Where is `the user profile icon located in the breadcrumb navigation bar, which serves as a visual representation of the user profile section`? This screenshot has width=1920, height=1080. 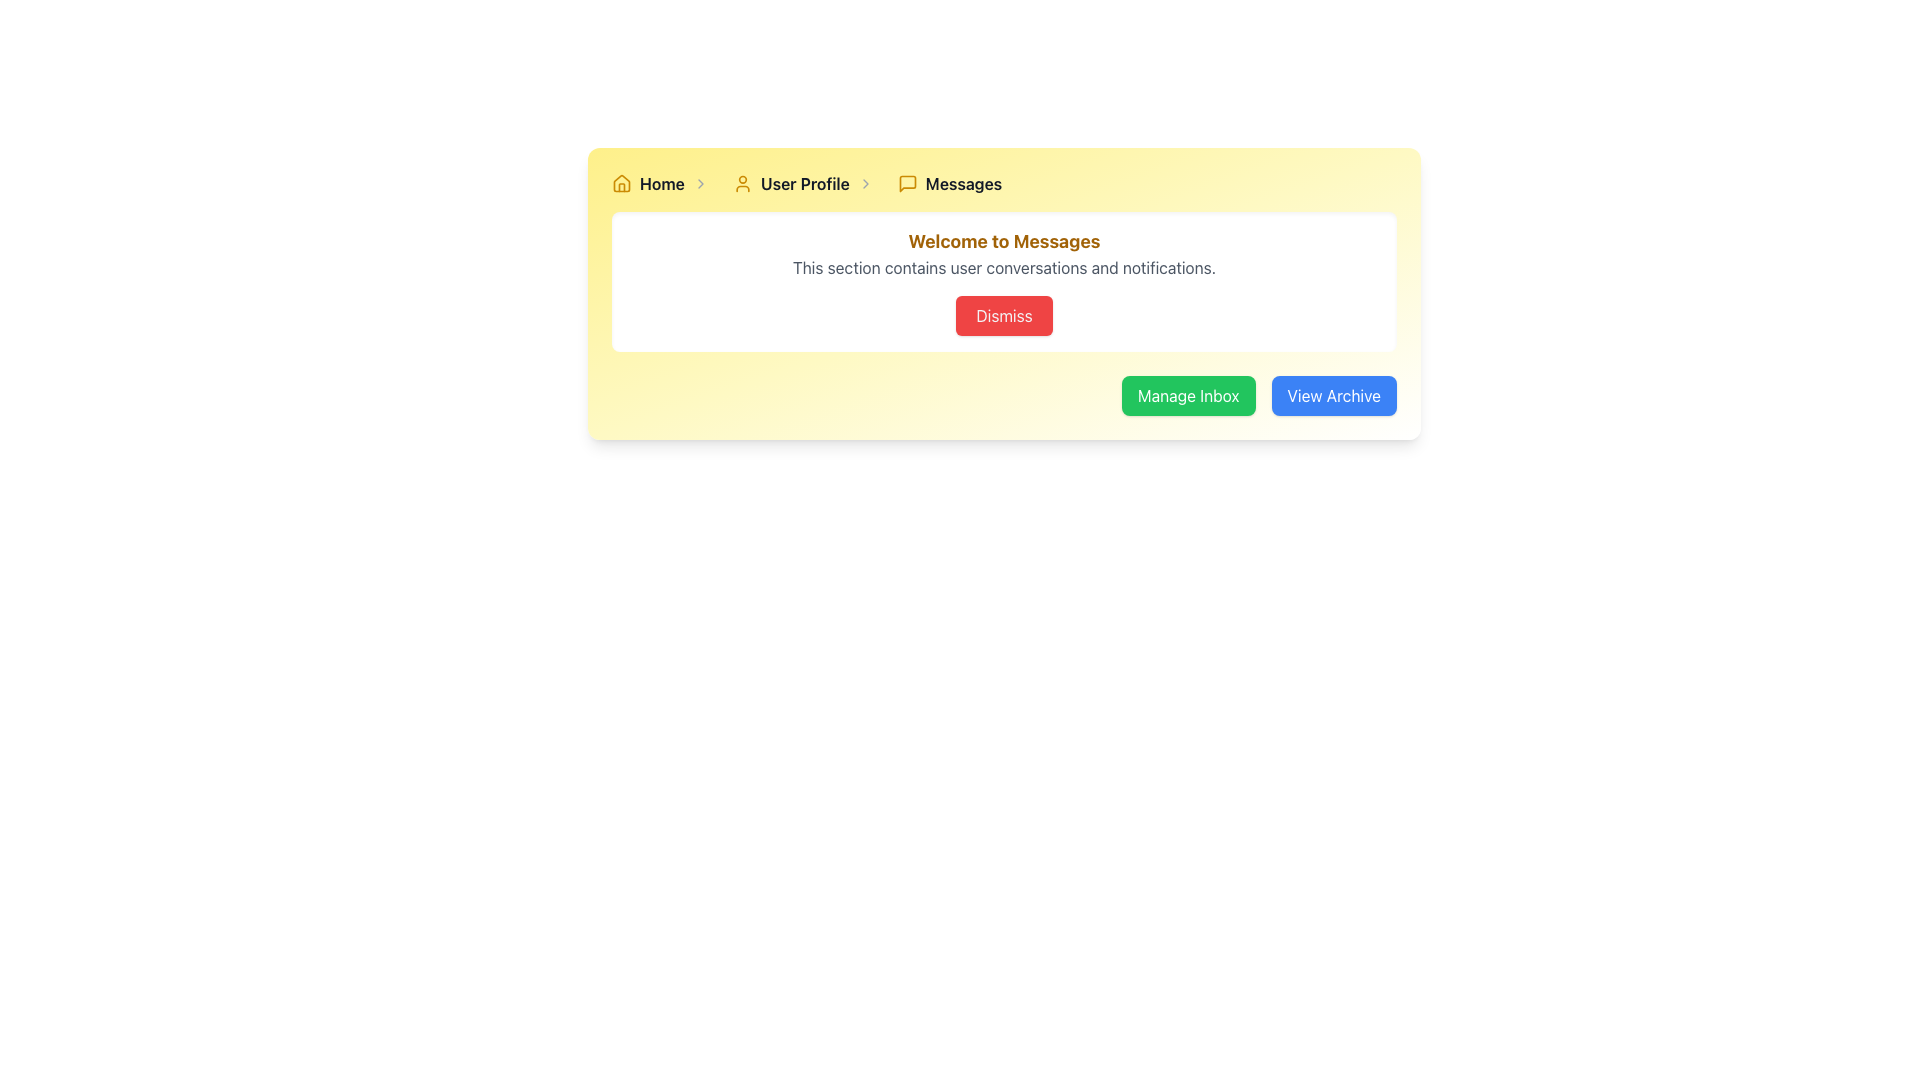 the user profile icon located in the breadcrumb navigation bar, which serves as a visual representation of the user profile section is located at coordinates (741, 184).